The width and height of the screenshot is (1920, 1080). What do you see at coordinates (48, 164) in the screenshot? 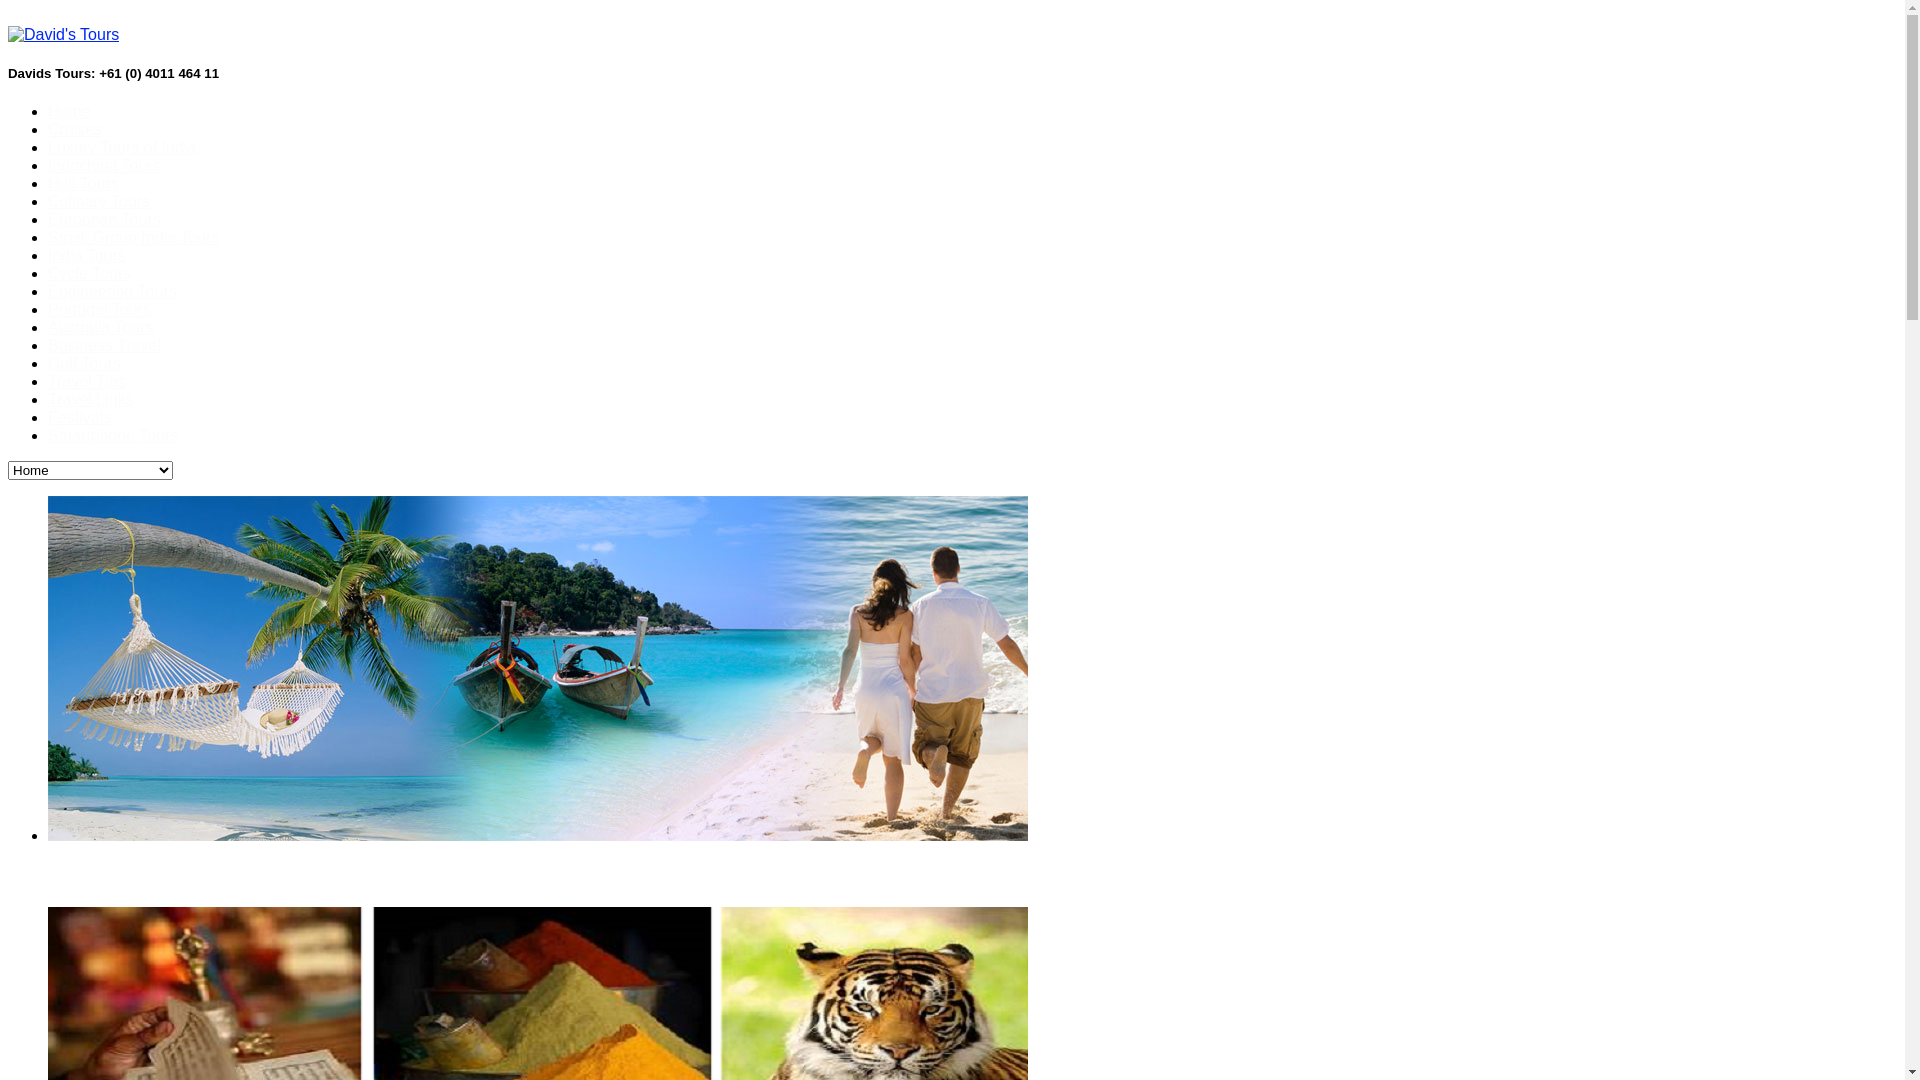
I see `'Indochina Tours'` at bounding box center [48, 164].